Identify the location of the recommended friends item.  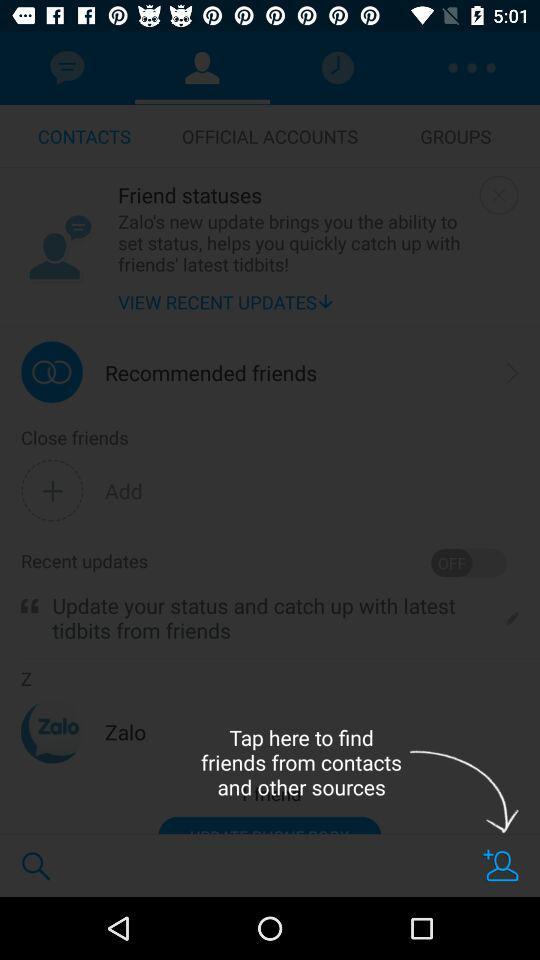
(210, 371).